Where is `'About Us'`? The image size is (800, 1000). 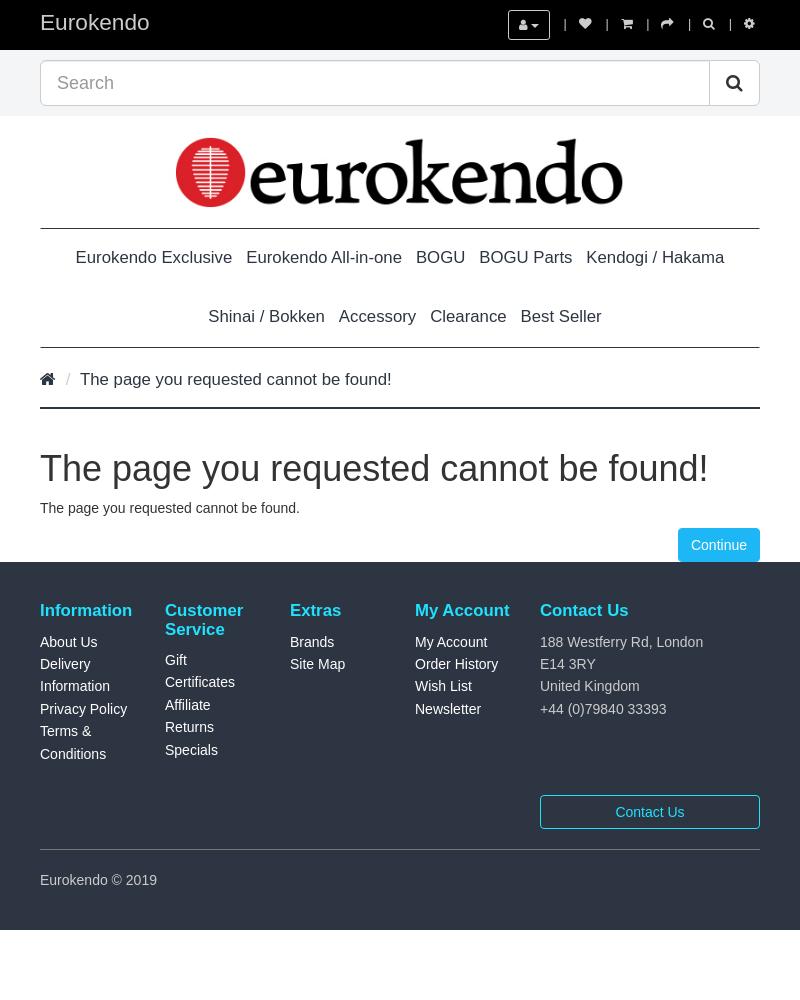 'About Us' is located at coordinates (39, 641).